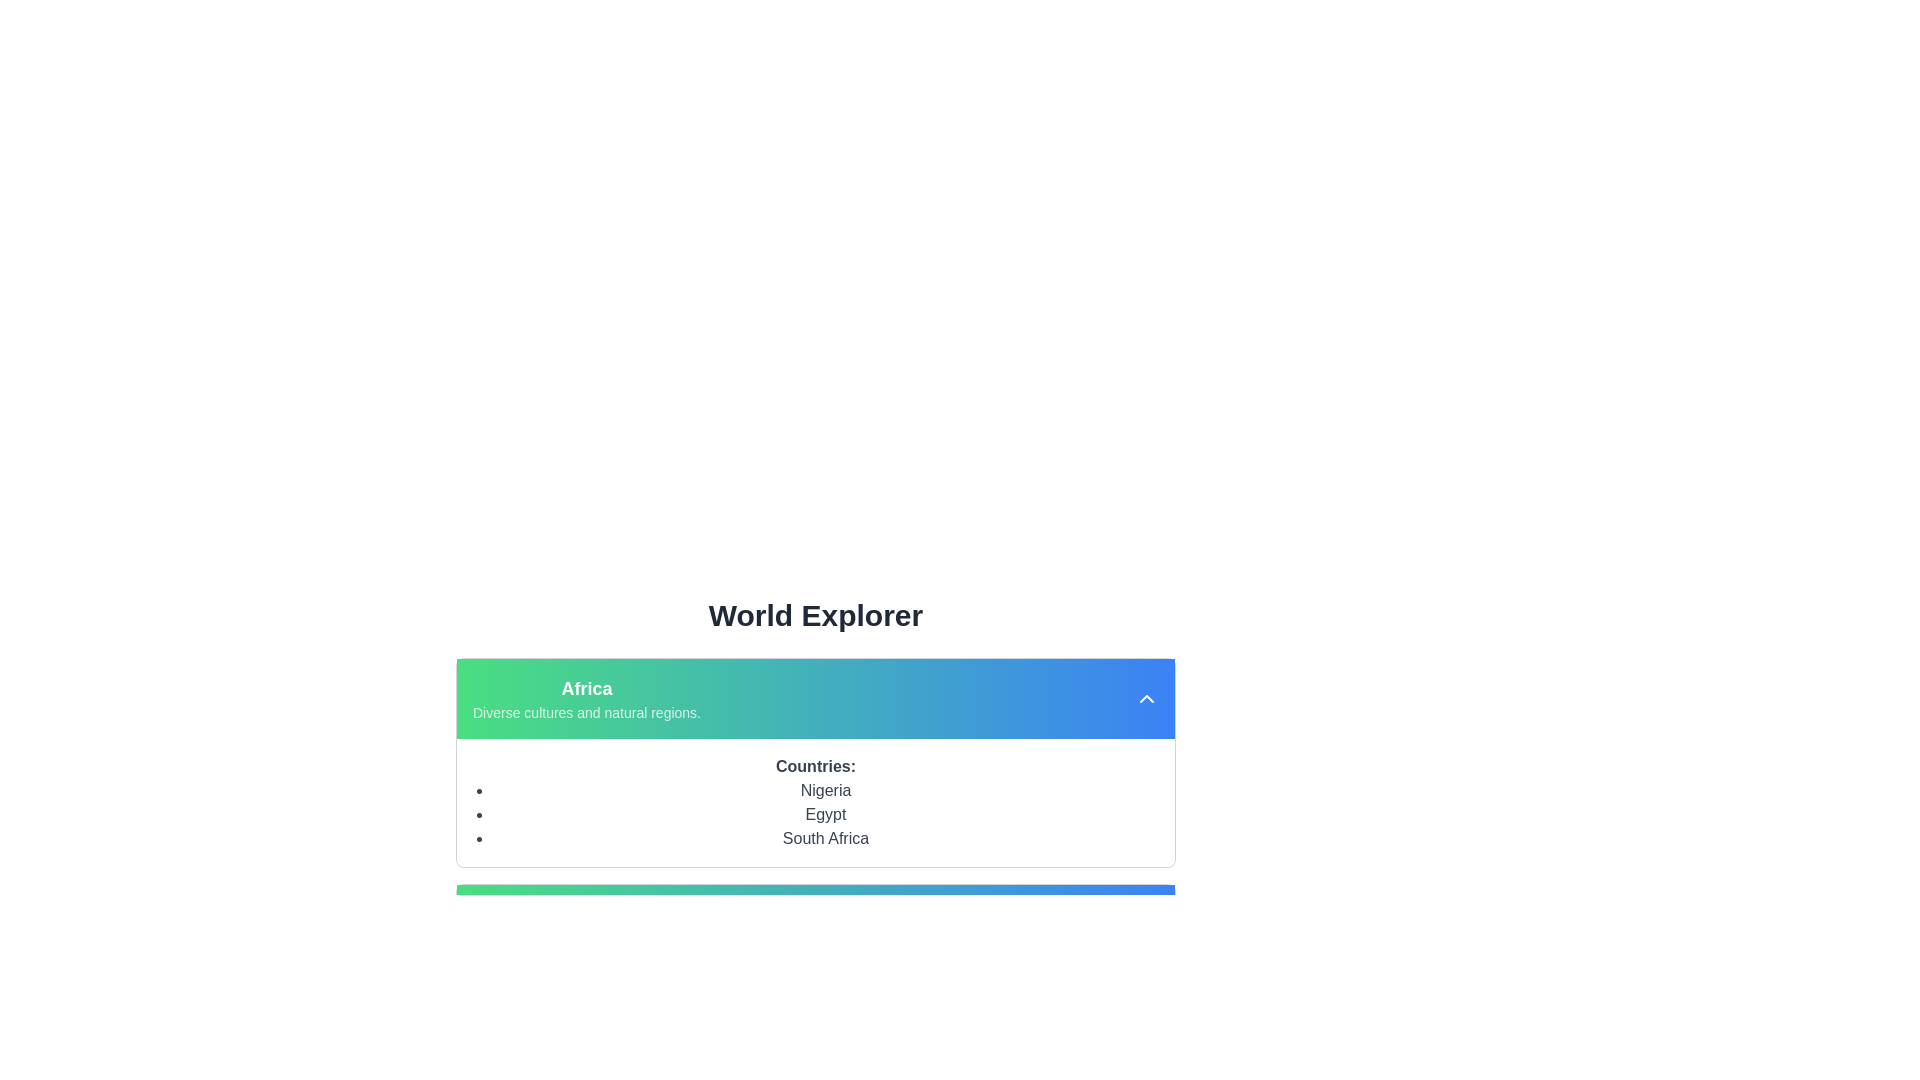  What do you see at coordinates (585, 712) in the screenshot?
I see `the text label reading 'Diverse cultures and natural regions.' which is positioned below the 'Africa' label in the 'World Explorer' section` at bounding box center [585, 712].